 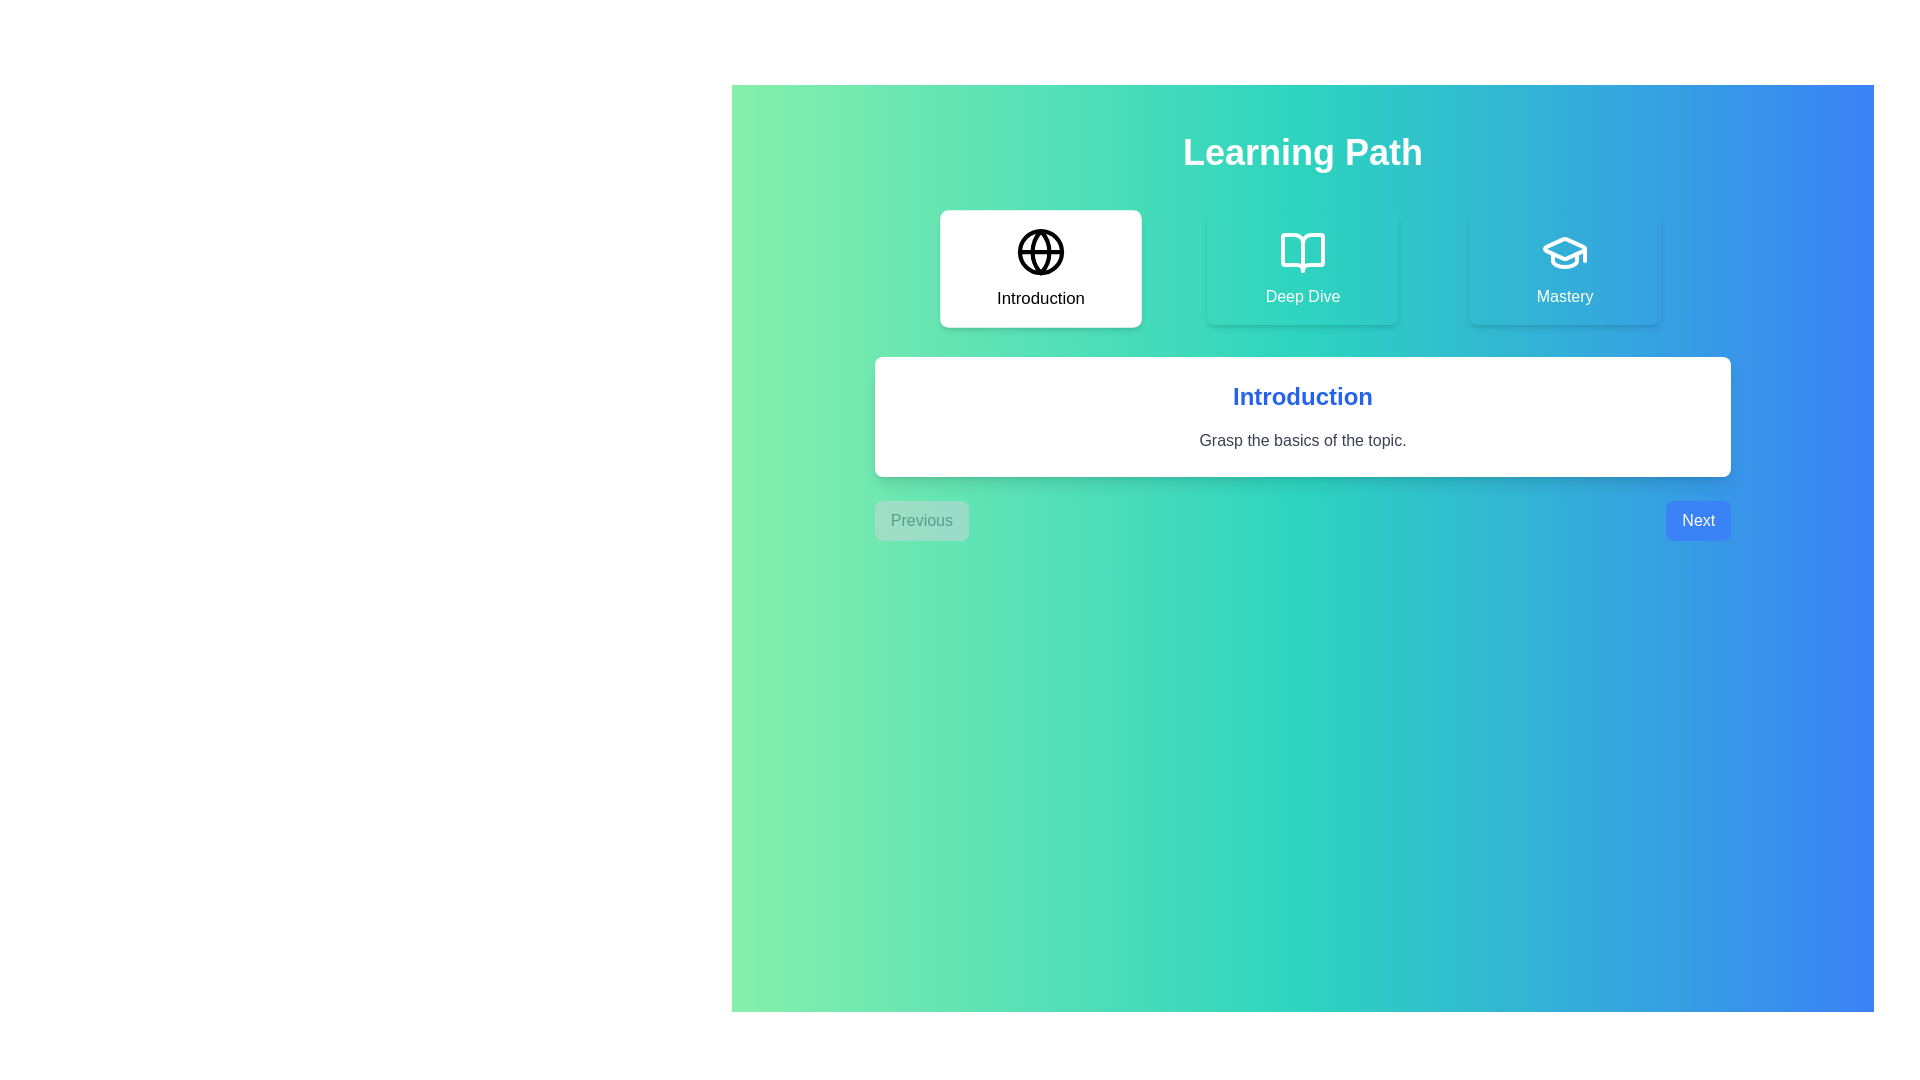 I want to click on the stage header labeled 'Introduction' to navigate to that stage, so click(x=1040, y=268).